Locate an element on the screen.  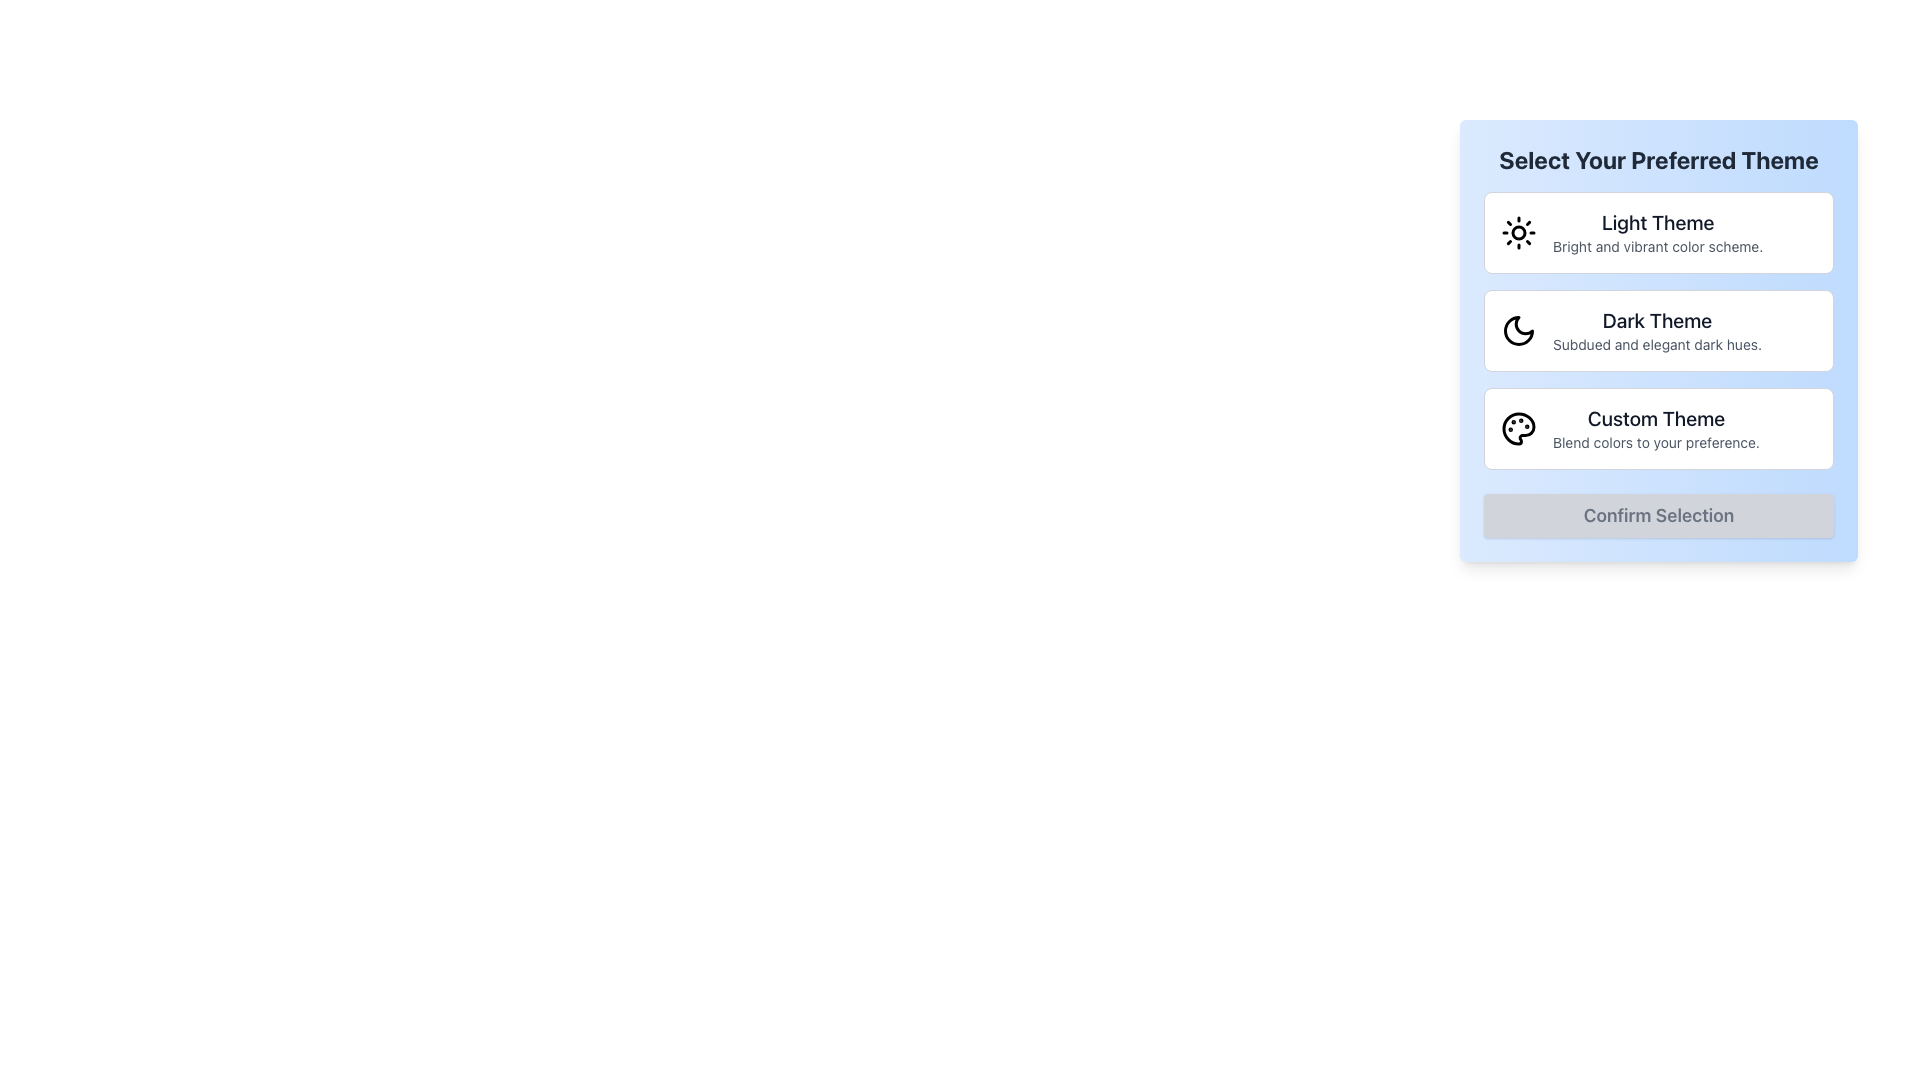
the crescent moon SVG icon located inside the 'Dark Theme' option box, adjacent to the 'Dark Theme' text description is located at coordinates (1518, 330).